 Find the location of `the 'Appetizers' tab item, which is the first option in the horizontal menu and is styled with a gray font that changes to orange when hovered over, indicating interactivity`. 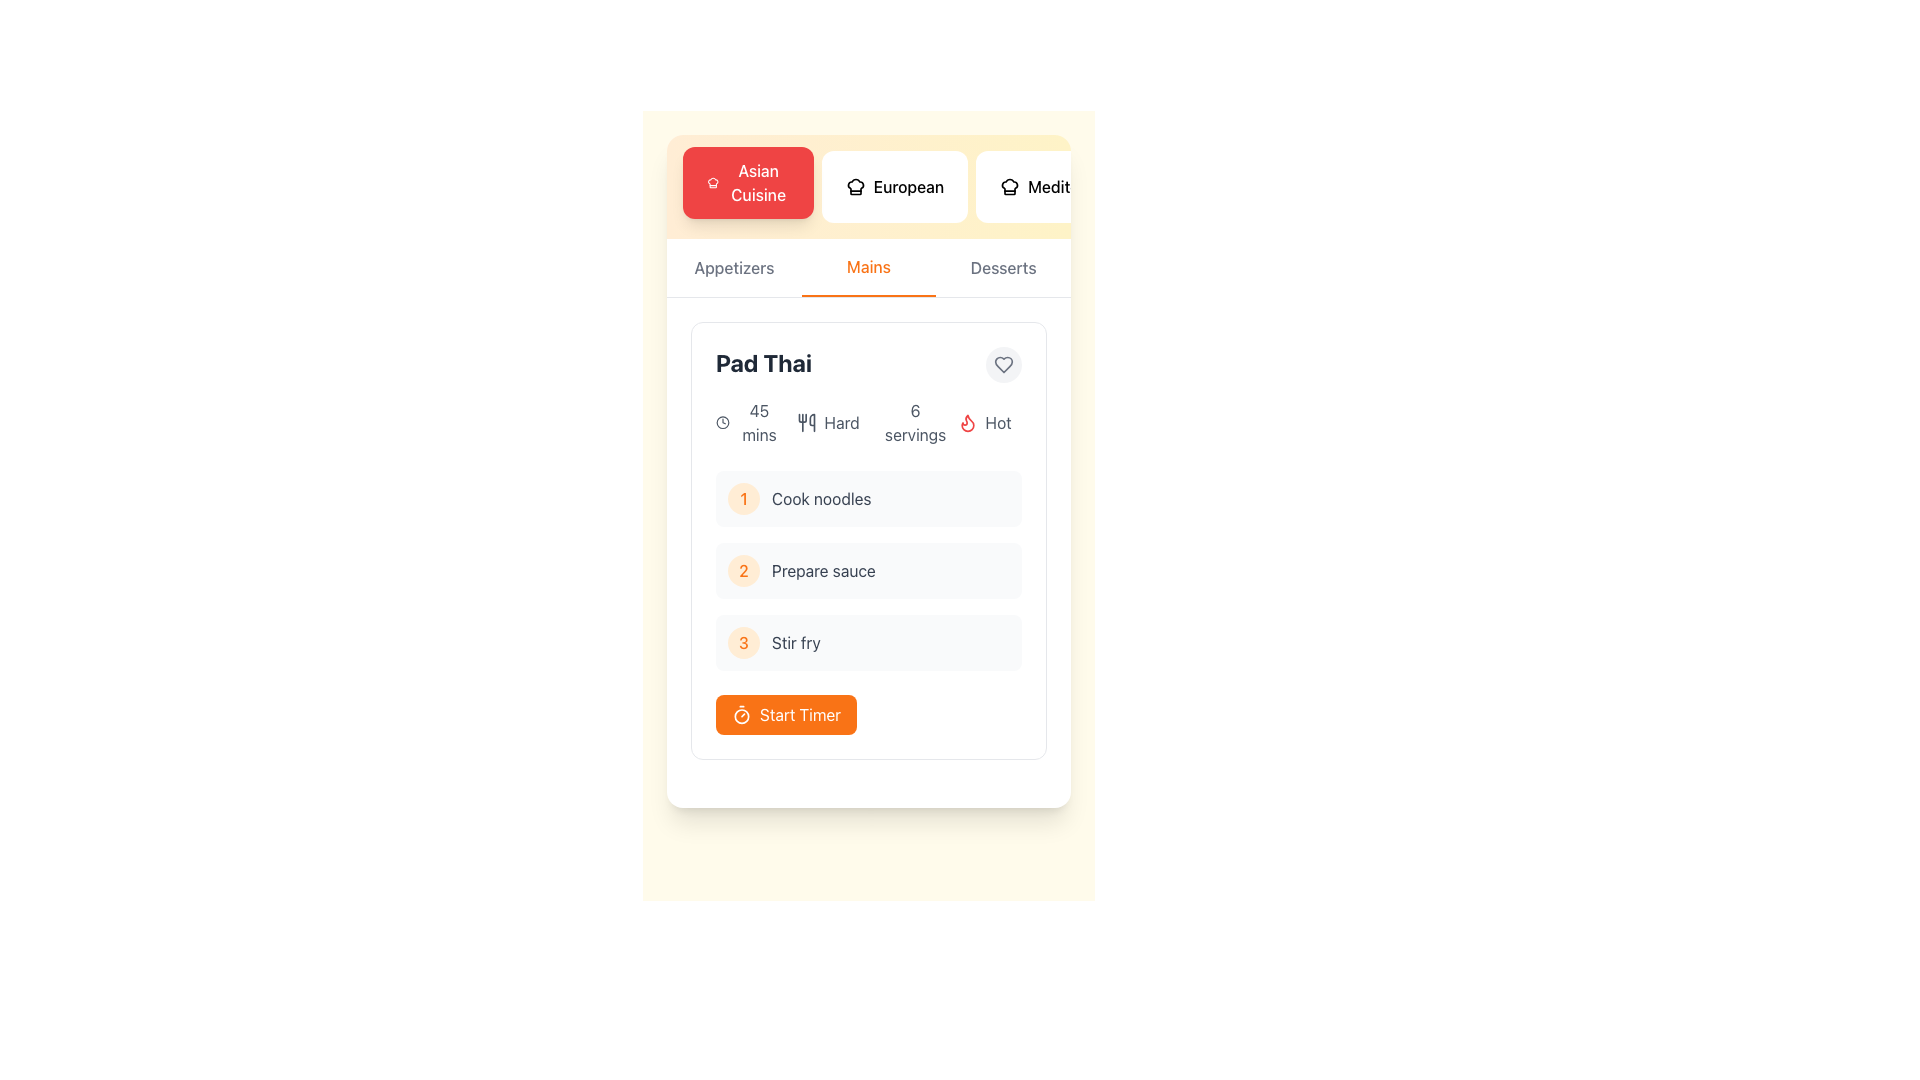

the 'Appetizers' tab item, which is the first option in the horizontal menu and is styled with a gray font that changes to orange when hovered over, indicating interactivity is located at coordinates (733, 266).